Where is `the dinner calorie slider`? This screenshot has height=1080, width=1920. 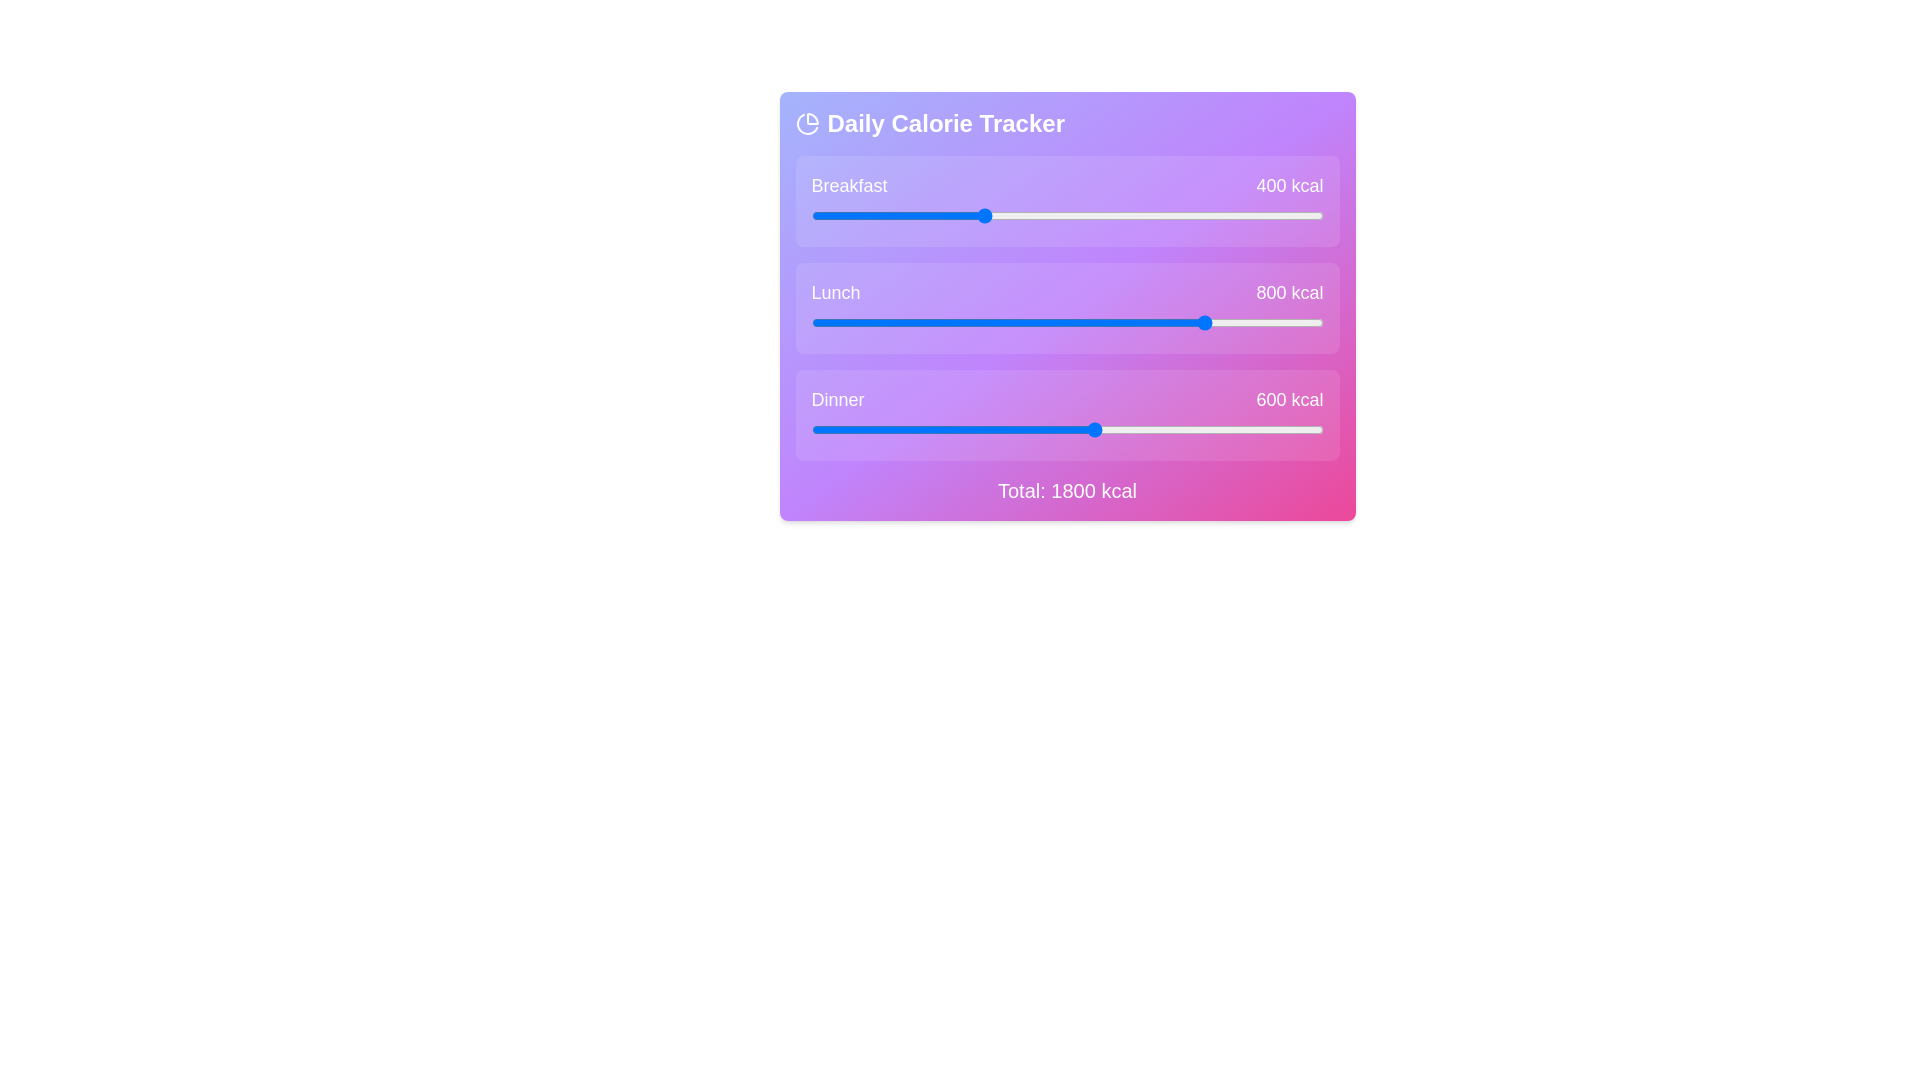 the dinner calorie slider is located at coordinates (1083, 428).